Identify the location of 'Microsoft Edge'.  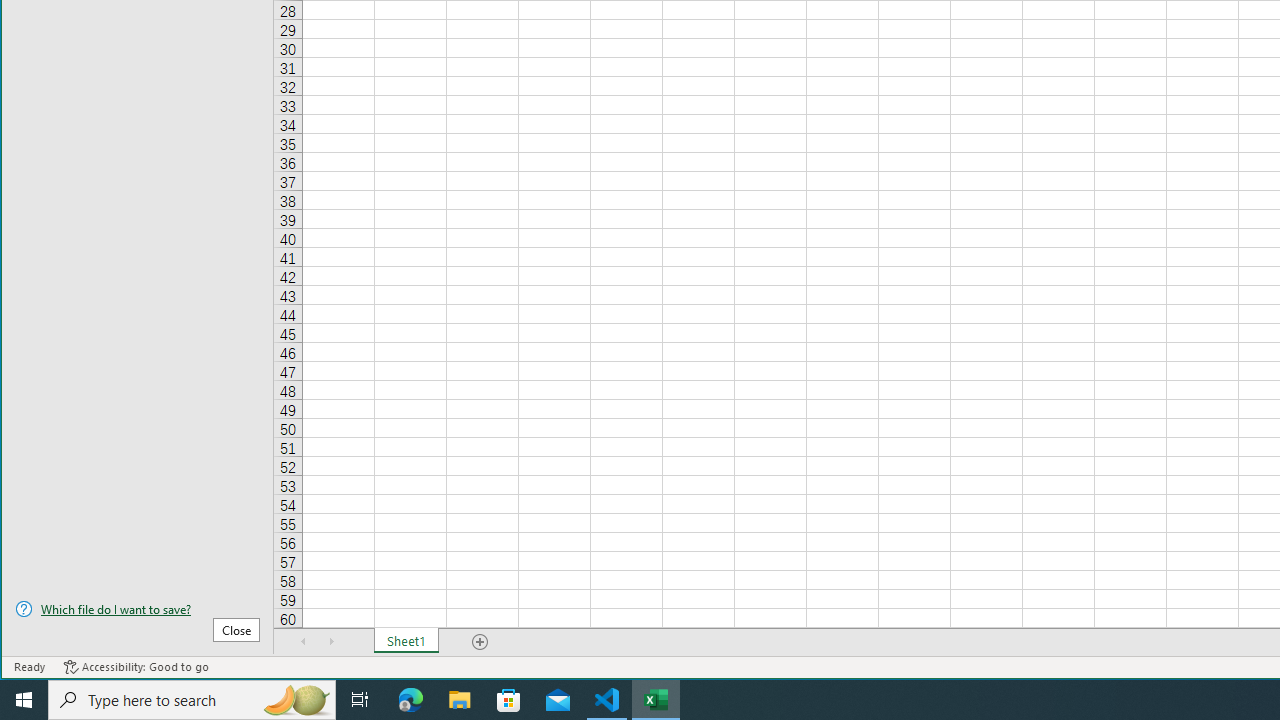
(410, 698).